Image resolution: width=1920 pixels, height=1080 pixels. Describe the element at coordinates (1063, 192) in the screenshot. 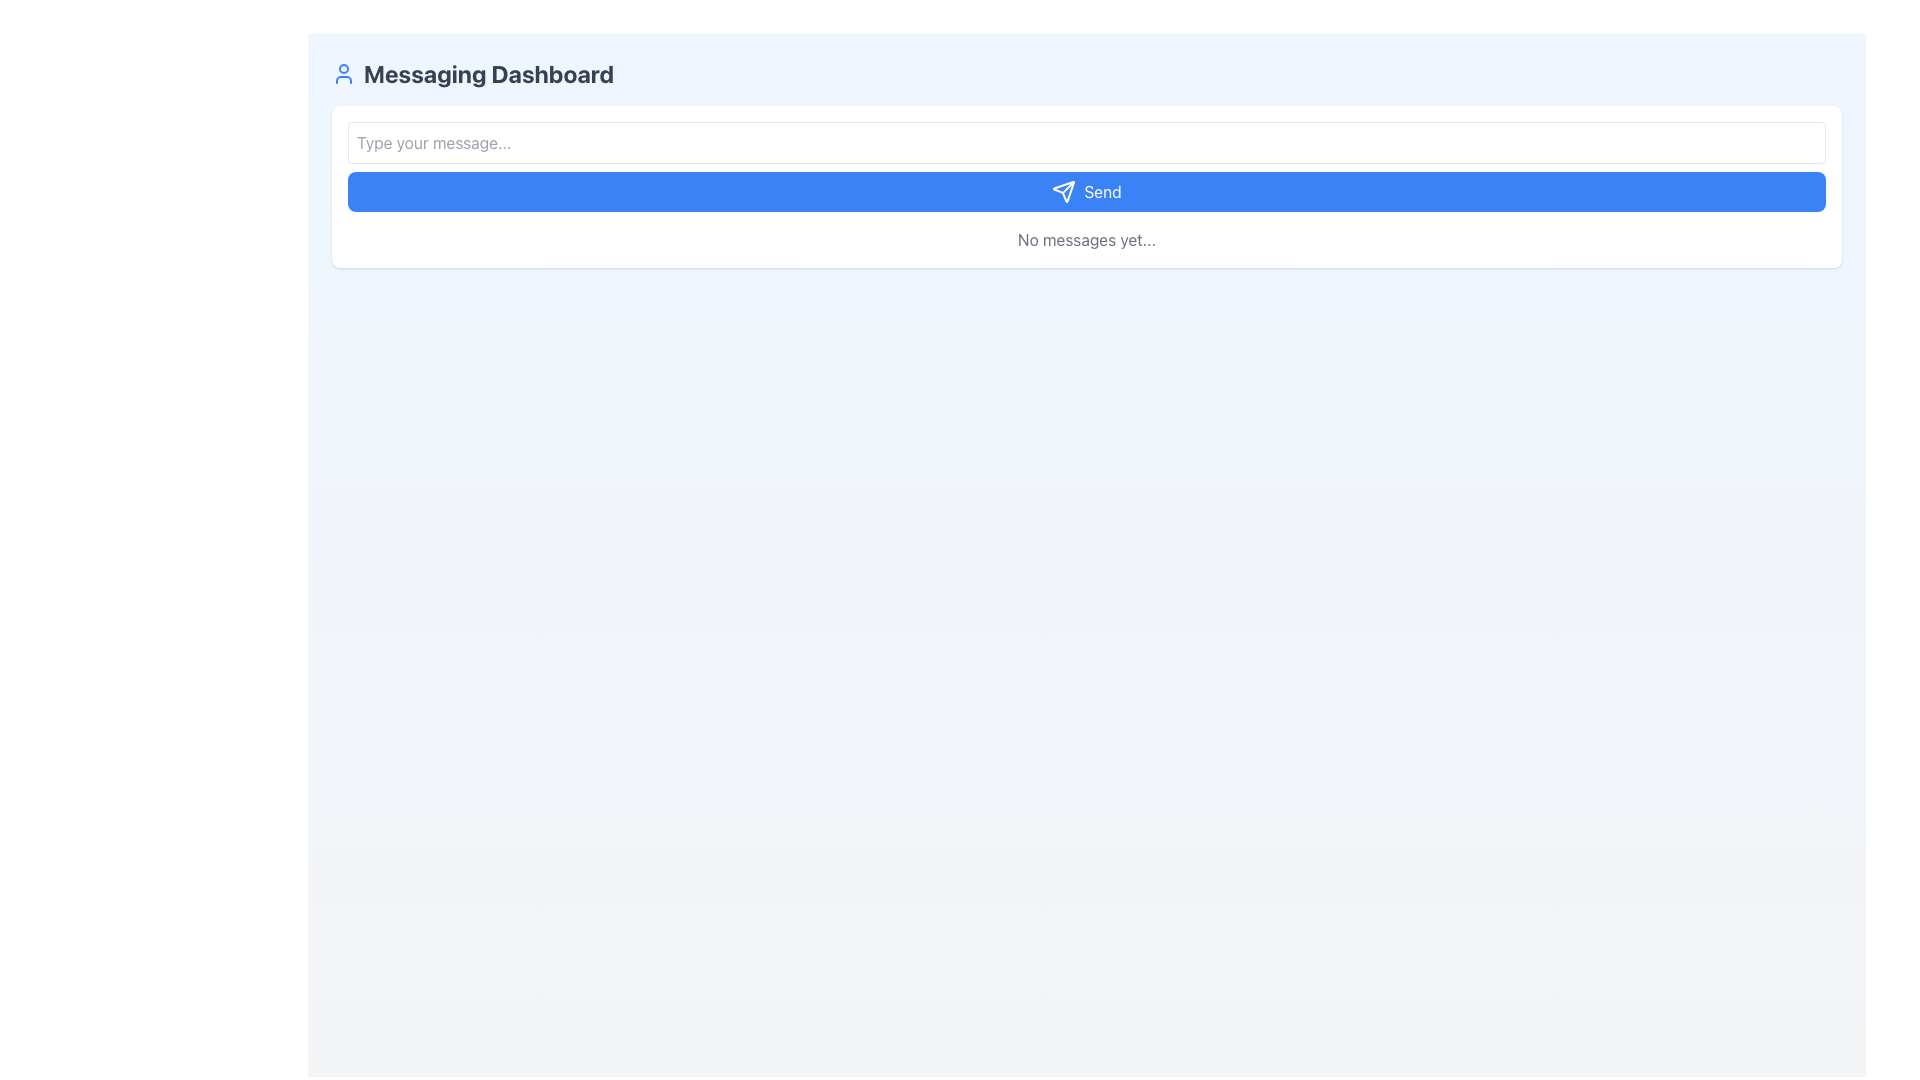

I see `the 'send' icon located at the top-right corner of the blue-colored message input button, which is below the text input field labeled 'Type your message...'` at that location.